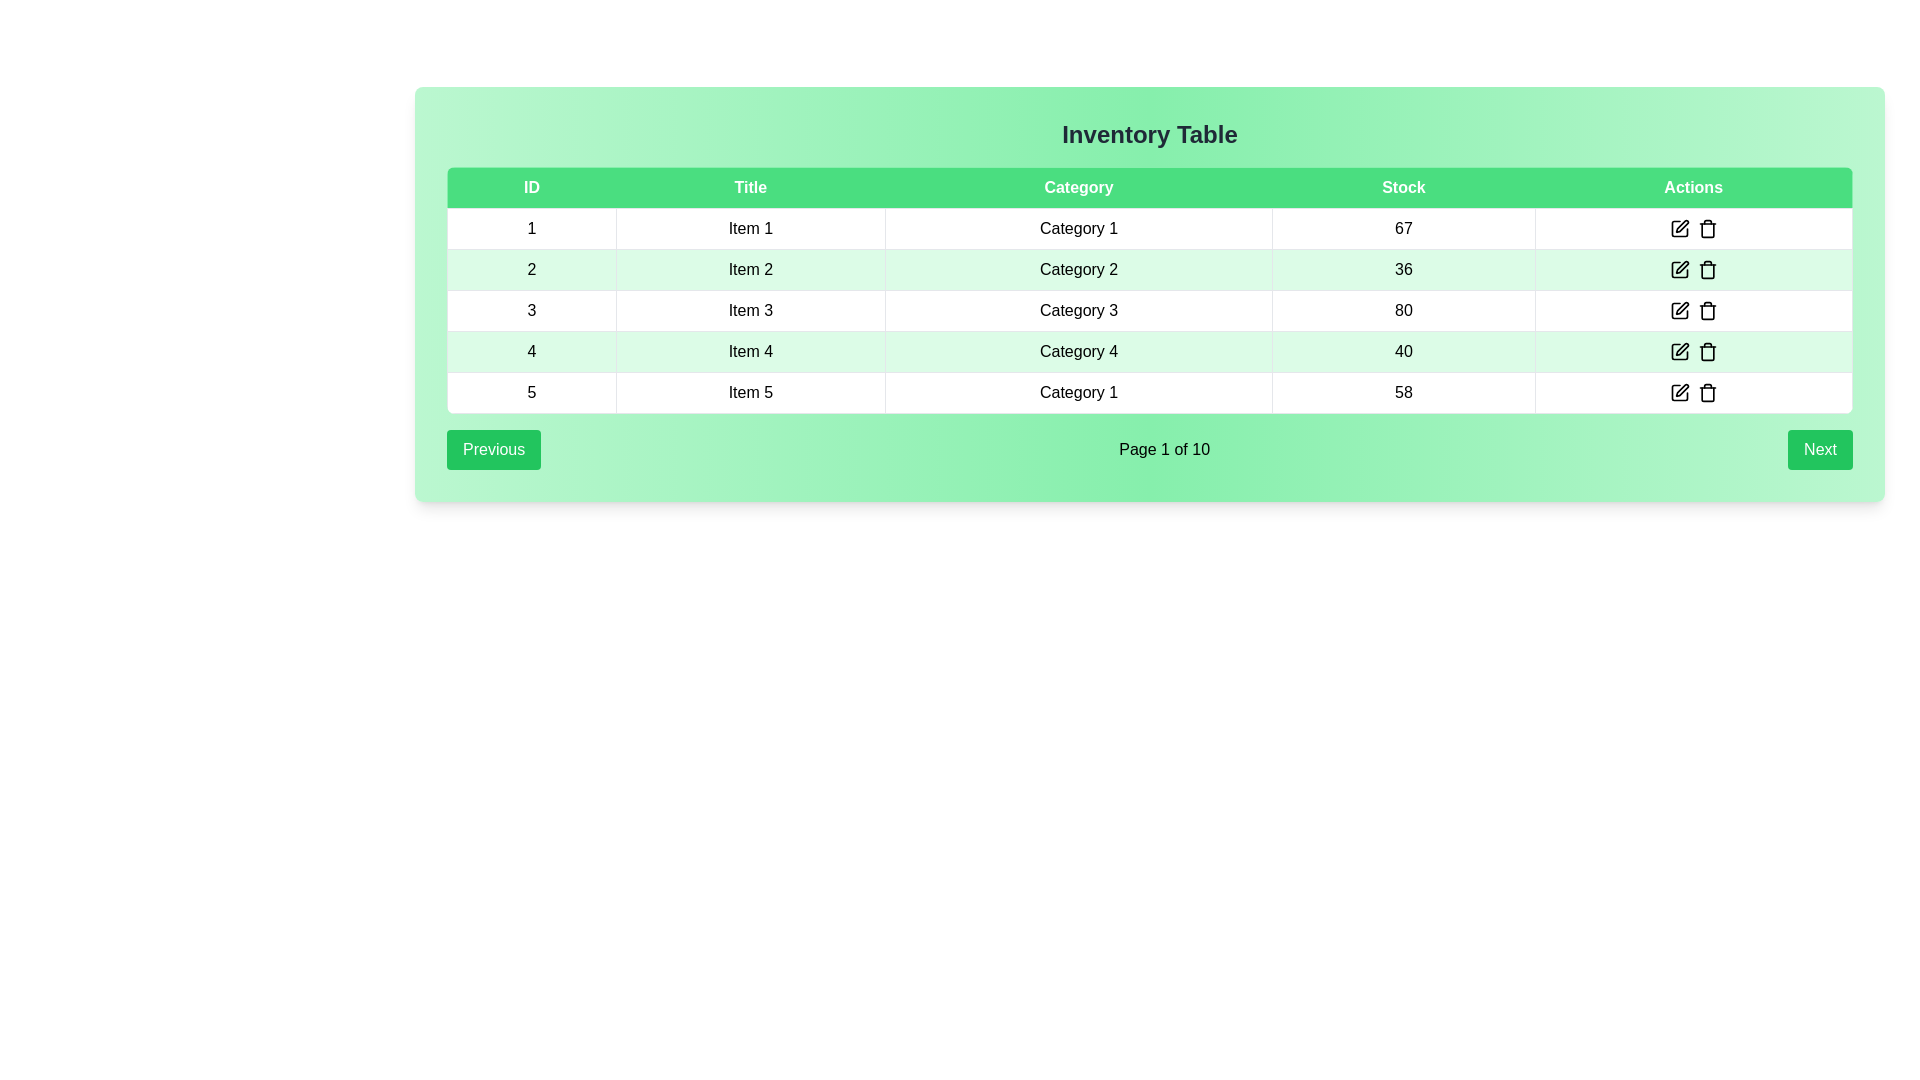  I want to click on the edit icon represented by a pen over a square in the Actions column of the fourth row in the table to invoke the action associated with editing the table entry, so click(1681, 308).